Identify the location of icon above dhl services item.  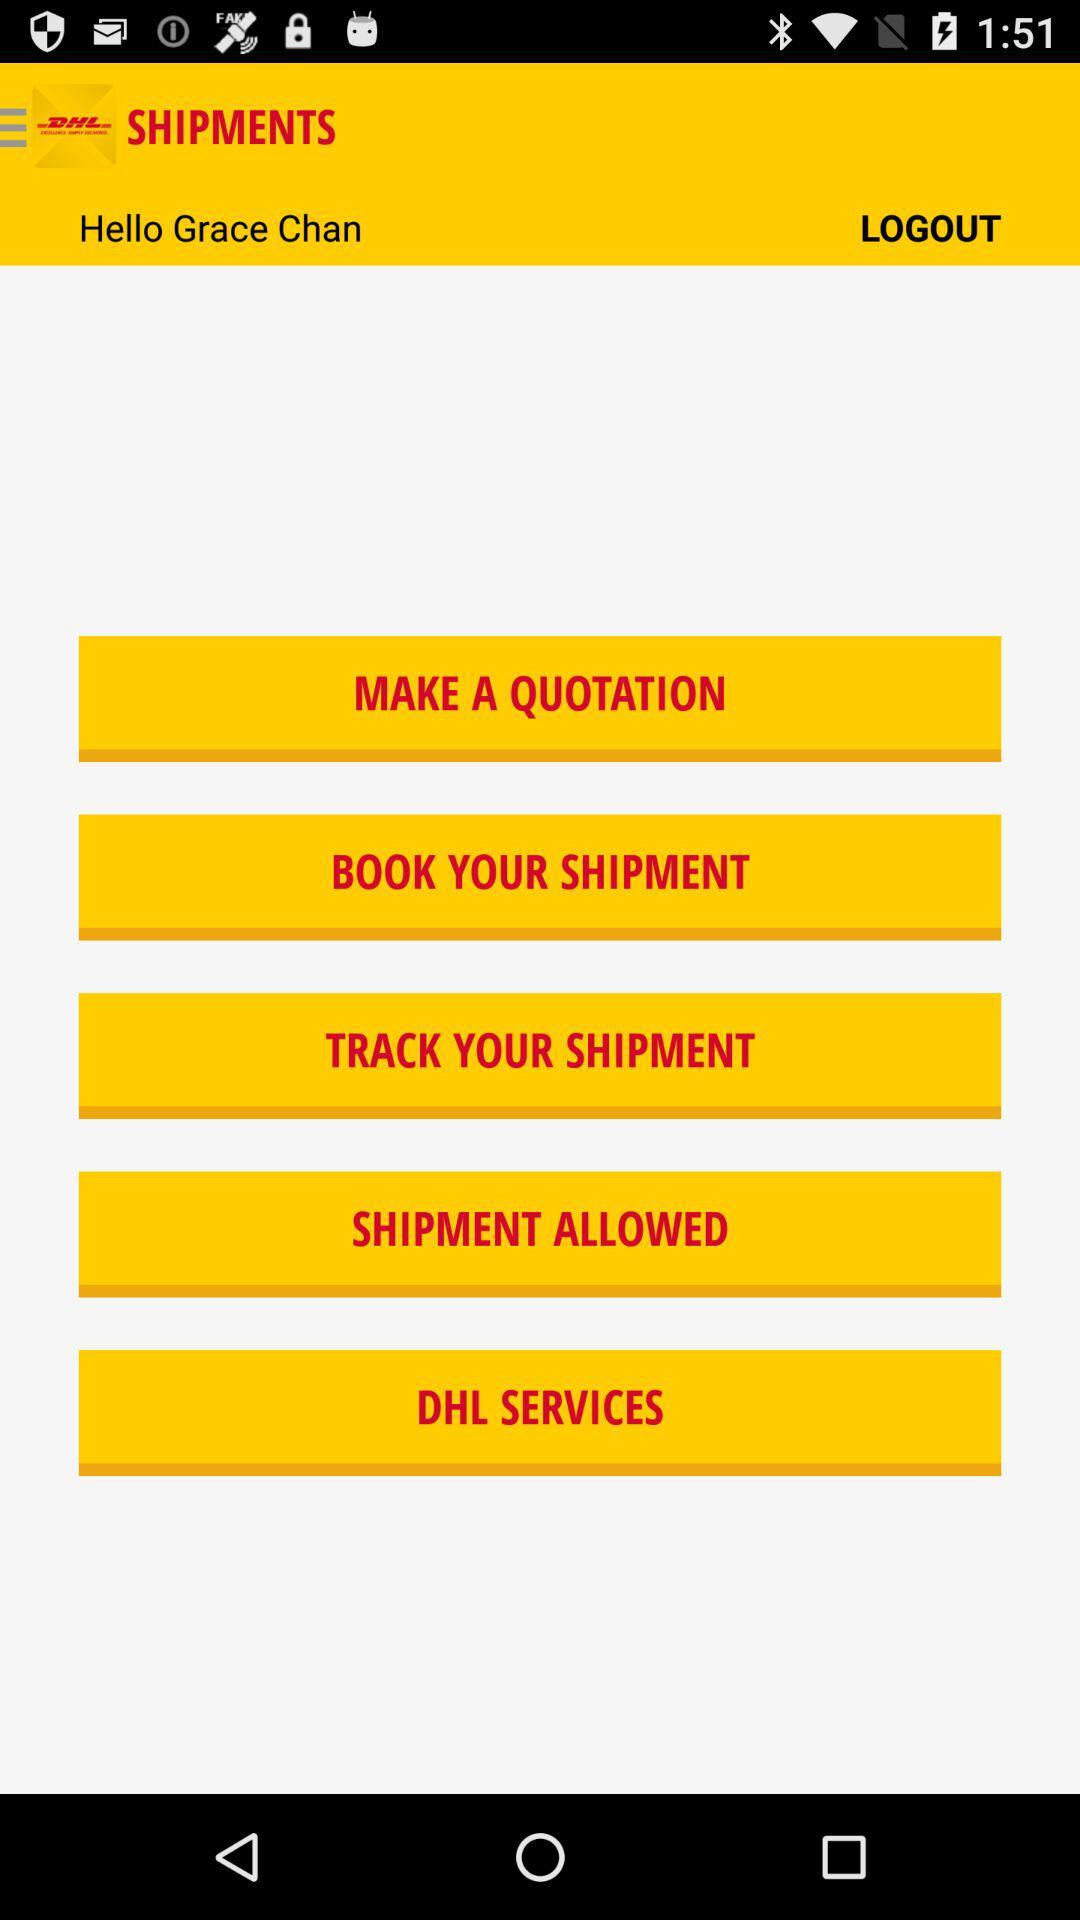
(540, 1233).